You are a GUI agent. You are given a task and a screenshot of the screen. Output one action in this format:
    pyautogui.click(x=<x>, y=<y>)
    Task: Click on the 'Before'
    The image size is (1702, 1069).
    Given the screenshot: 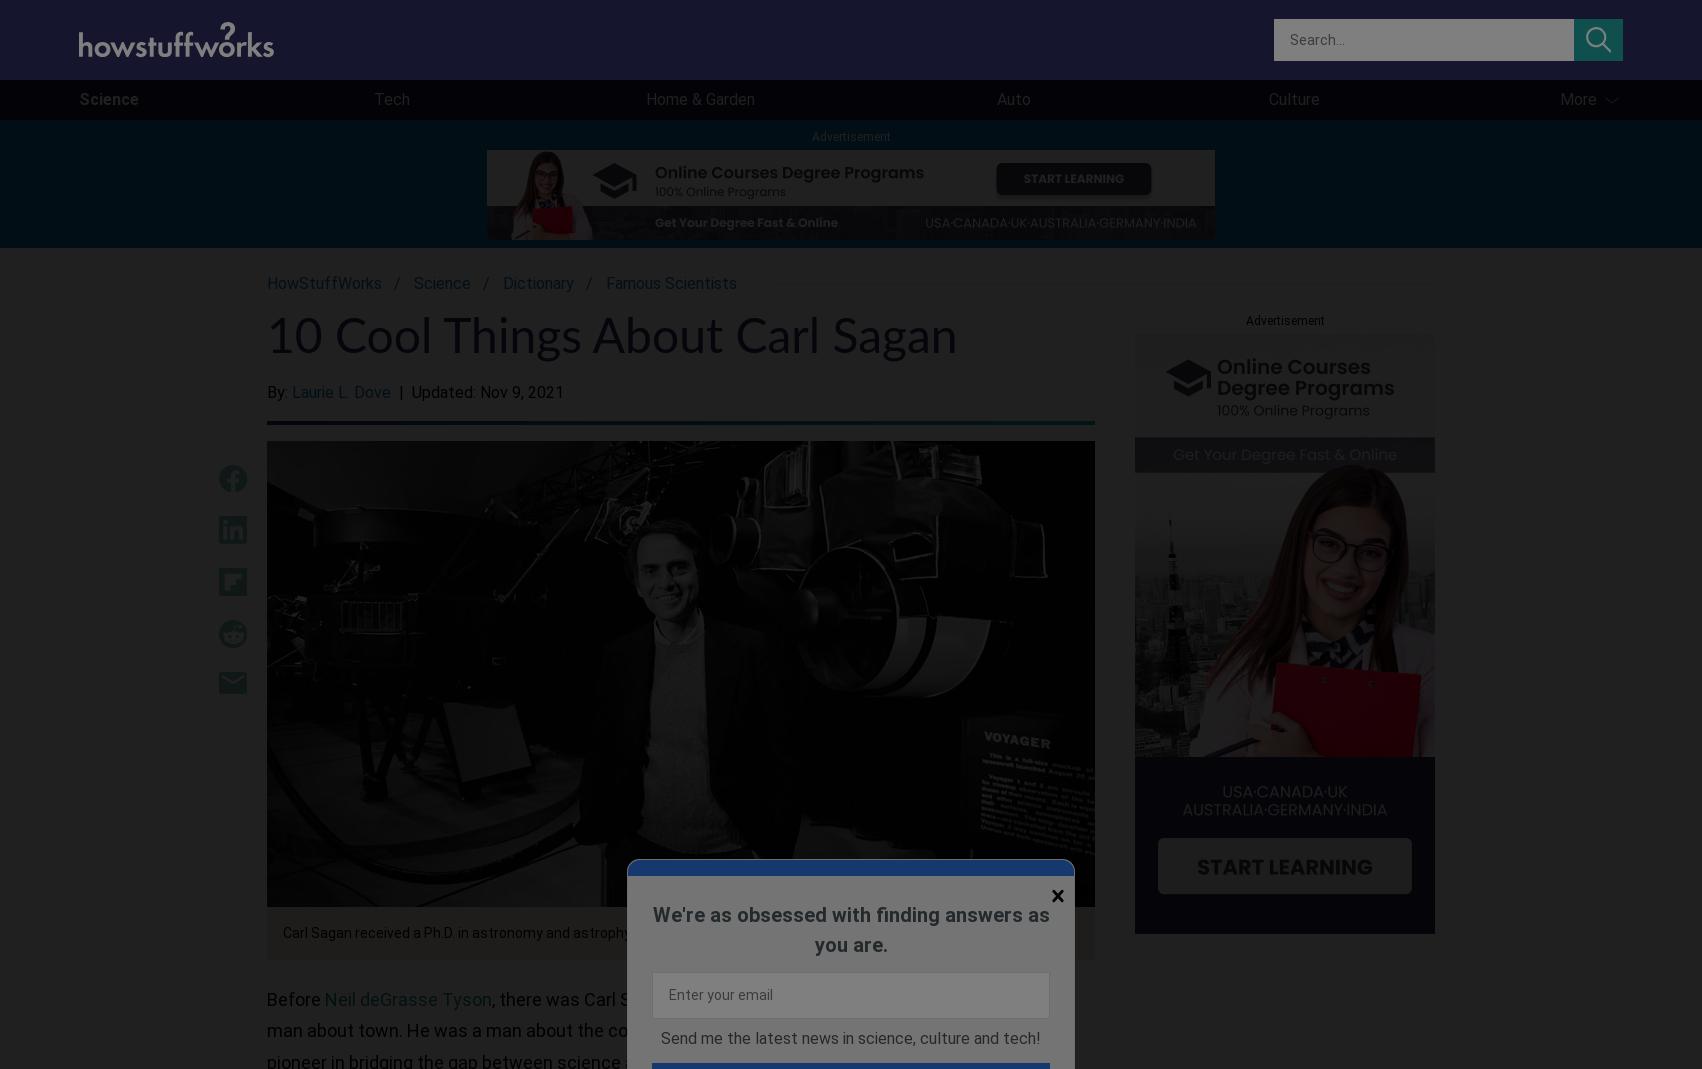 What is the action you would take?
    pyautogui.click(x=295, y=998)
    